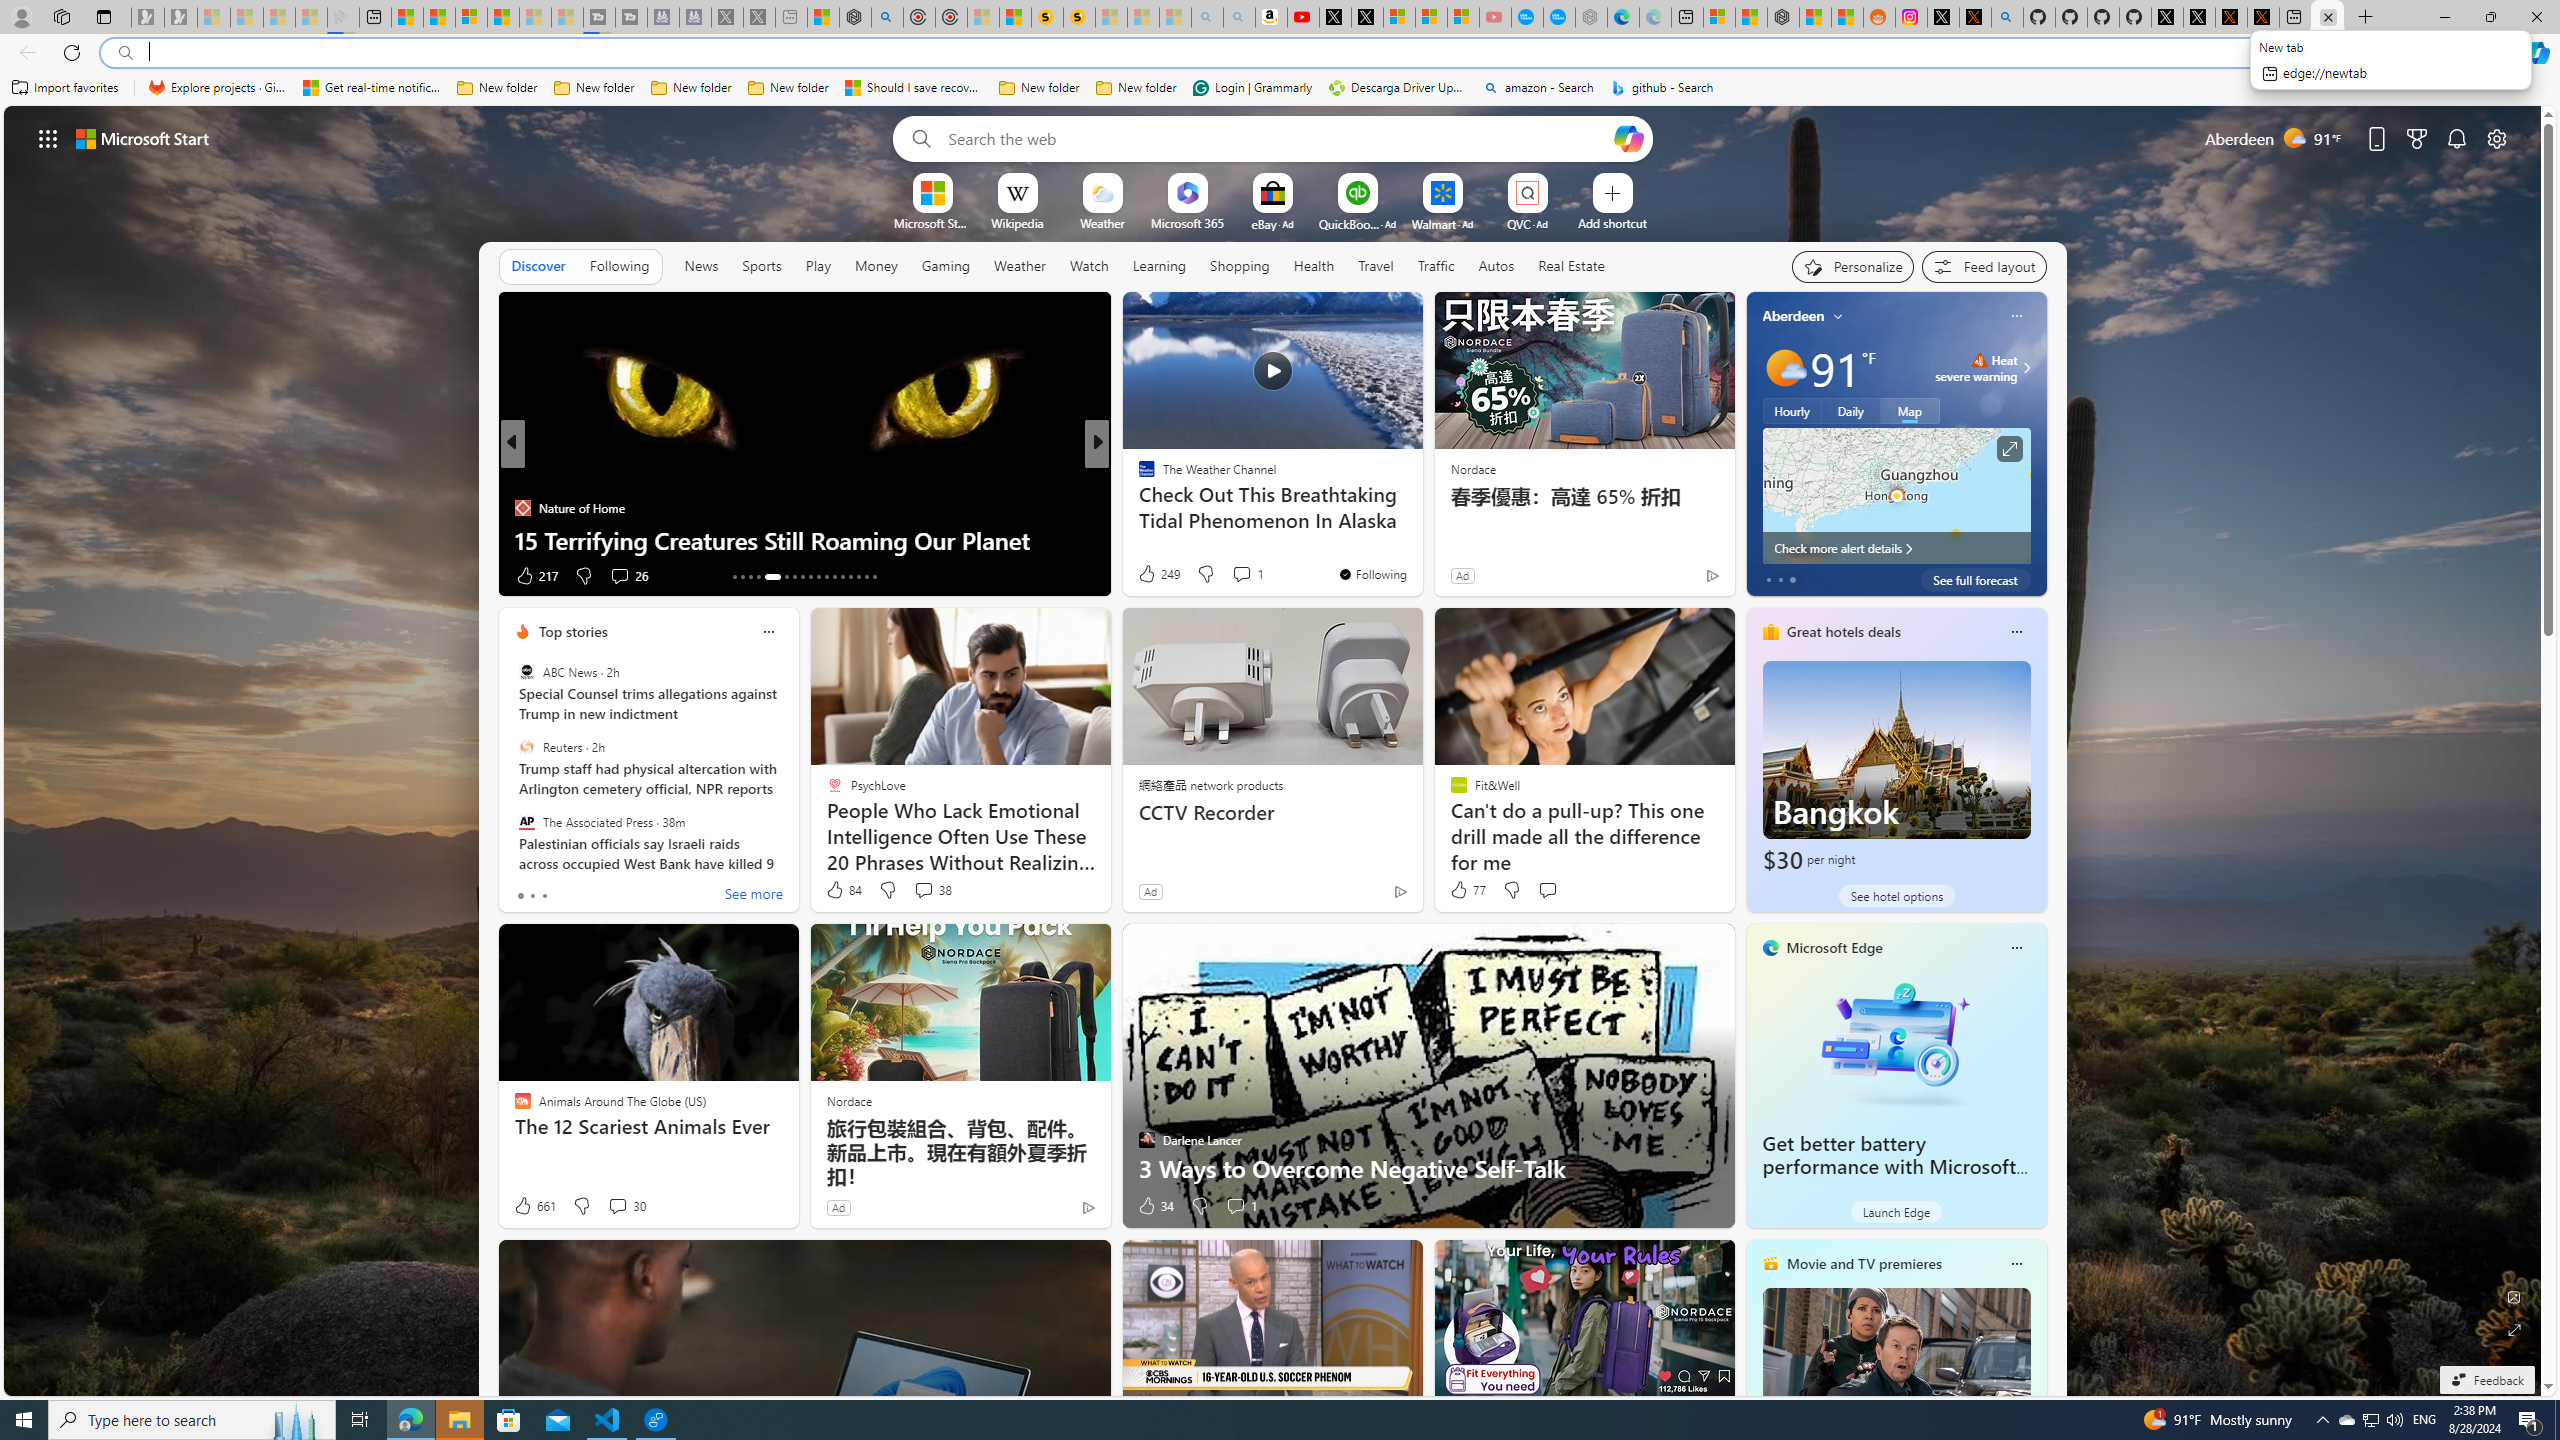 The image size is (2560, 1440). Describe the element at coordinates (733, 577) in the screenshot. I see `'AutomationID: tab-13'` at that location.